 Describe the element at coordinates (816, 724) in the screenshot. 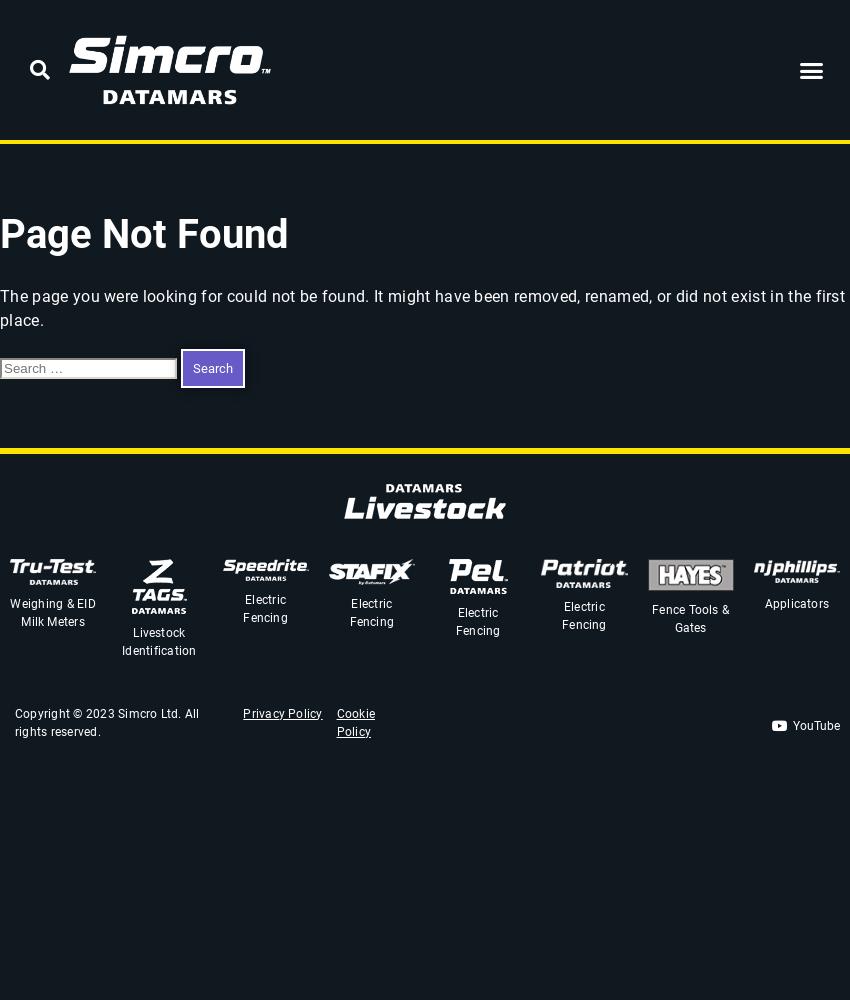

I see `'YouTube'` at that location.